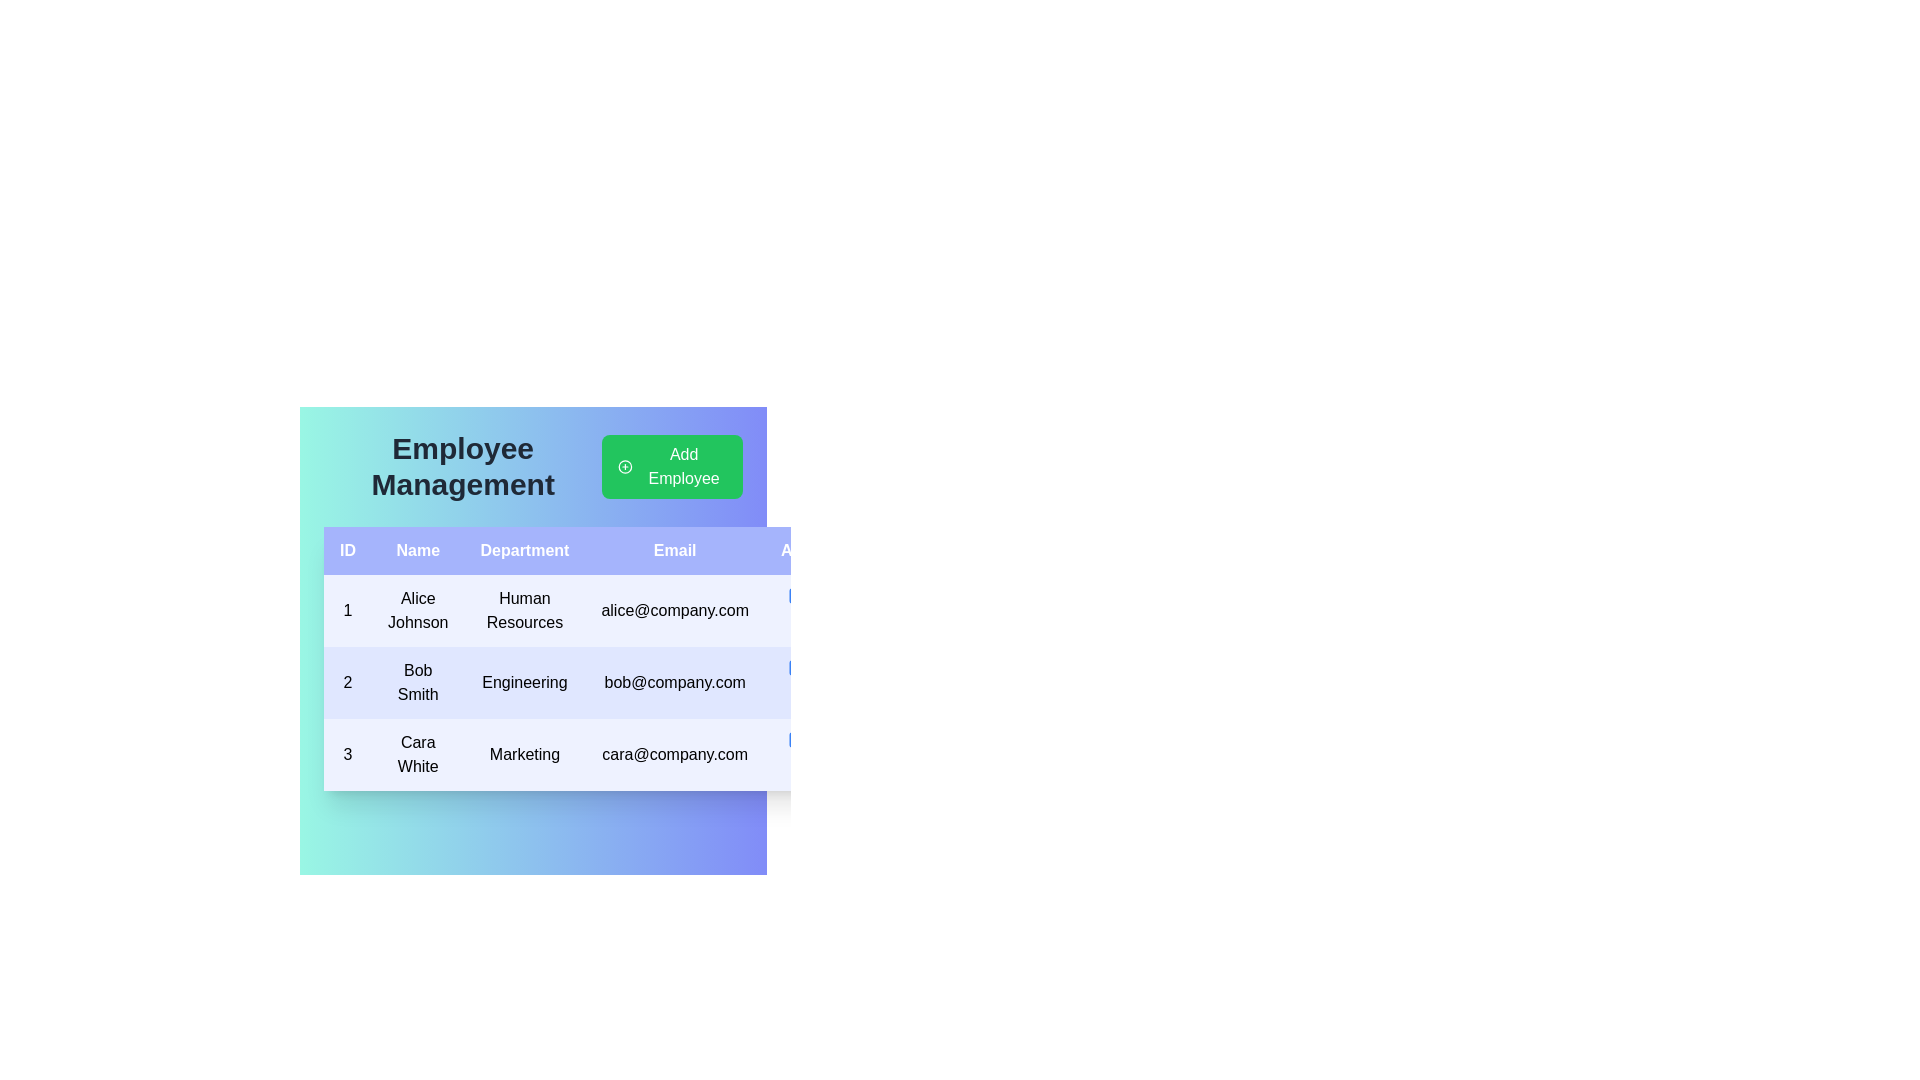 The height and width of the screenshot is (1080, 1920). Describe the element at coordinates (675, 551) in the screenshot. I see `the 'Email' Table Header, which is a text label with a light blue background located in the header row of a table, specifically the fourth column from the left` at that location.